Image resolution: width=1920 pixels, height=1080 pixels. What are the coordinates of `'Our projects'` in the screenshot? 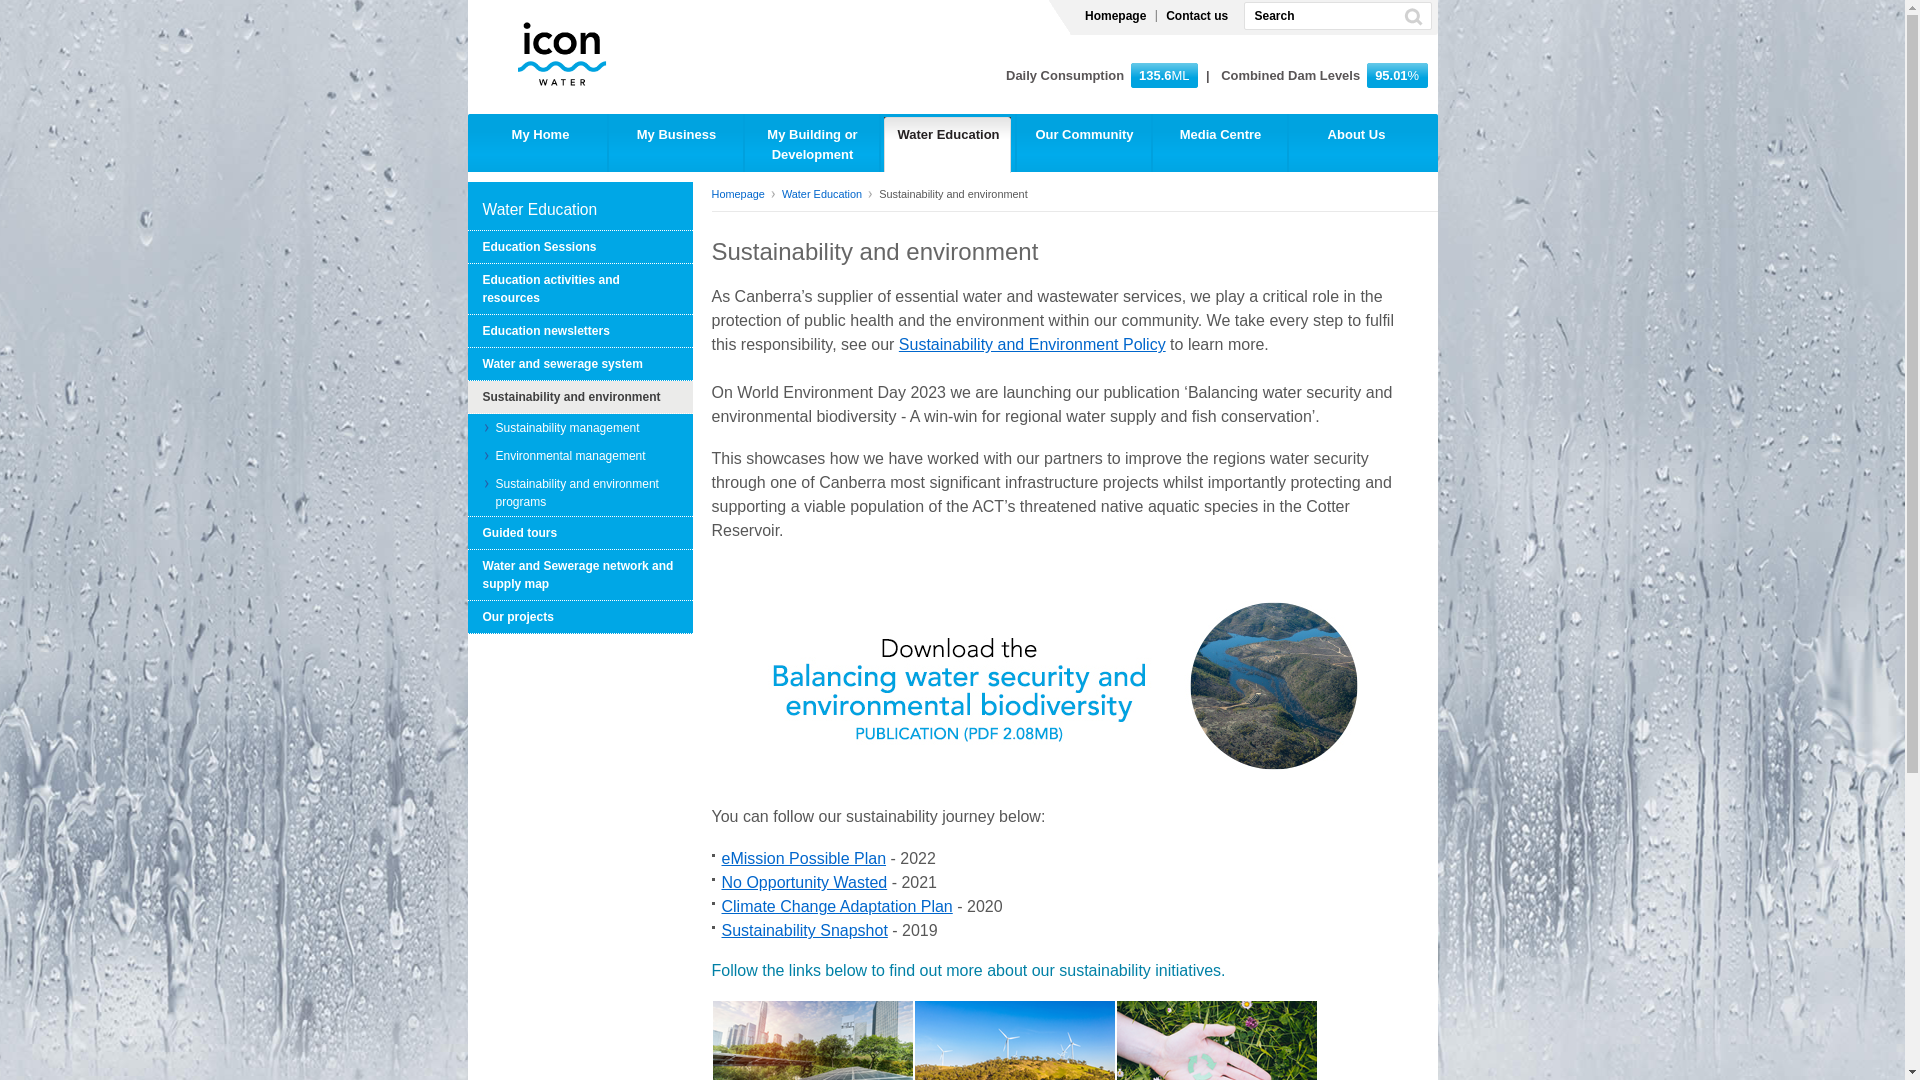 It's located at (579, 616).